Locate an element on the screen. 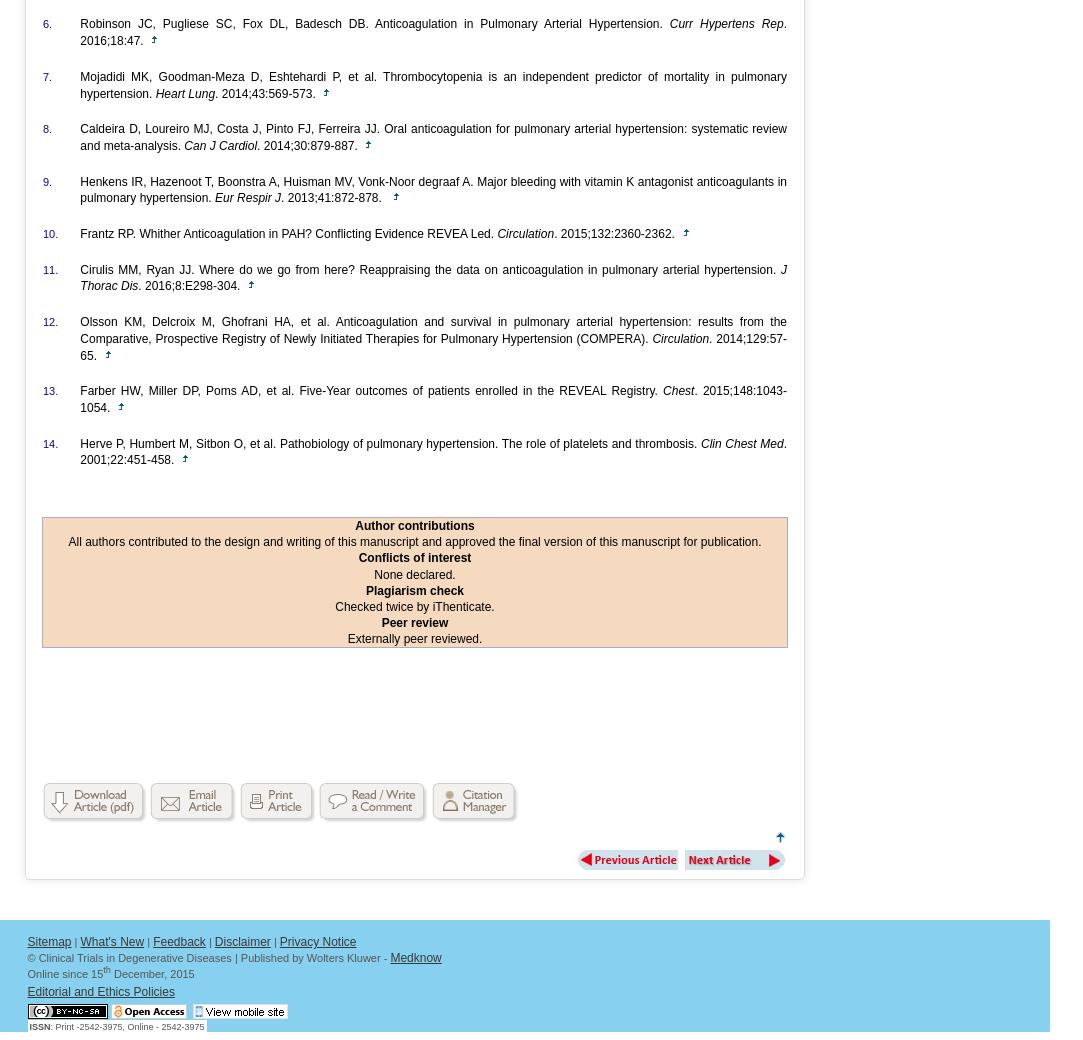 The width and height of the screenshot is (1083, 1040). 'Herve P, Humbert M, Sitbon O, et al. Pathobiology of pulmonary hypertension. The role of platelets and thrombosis.' is located at coordinates (390, 443).